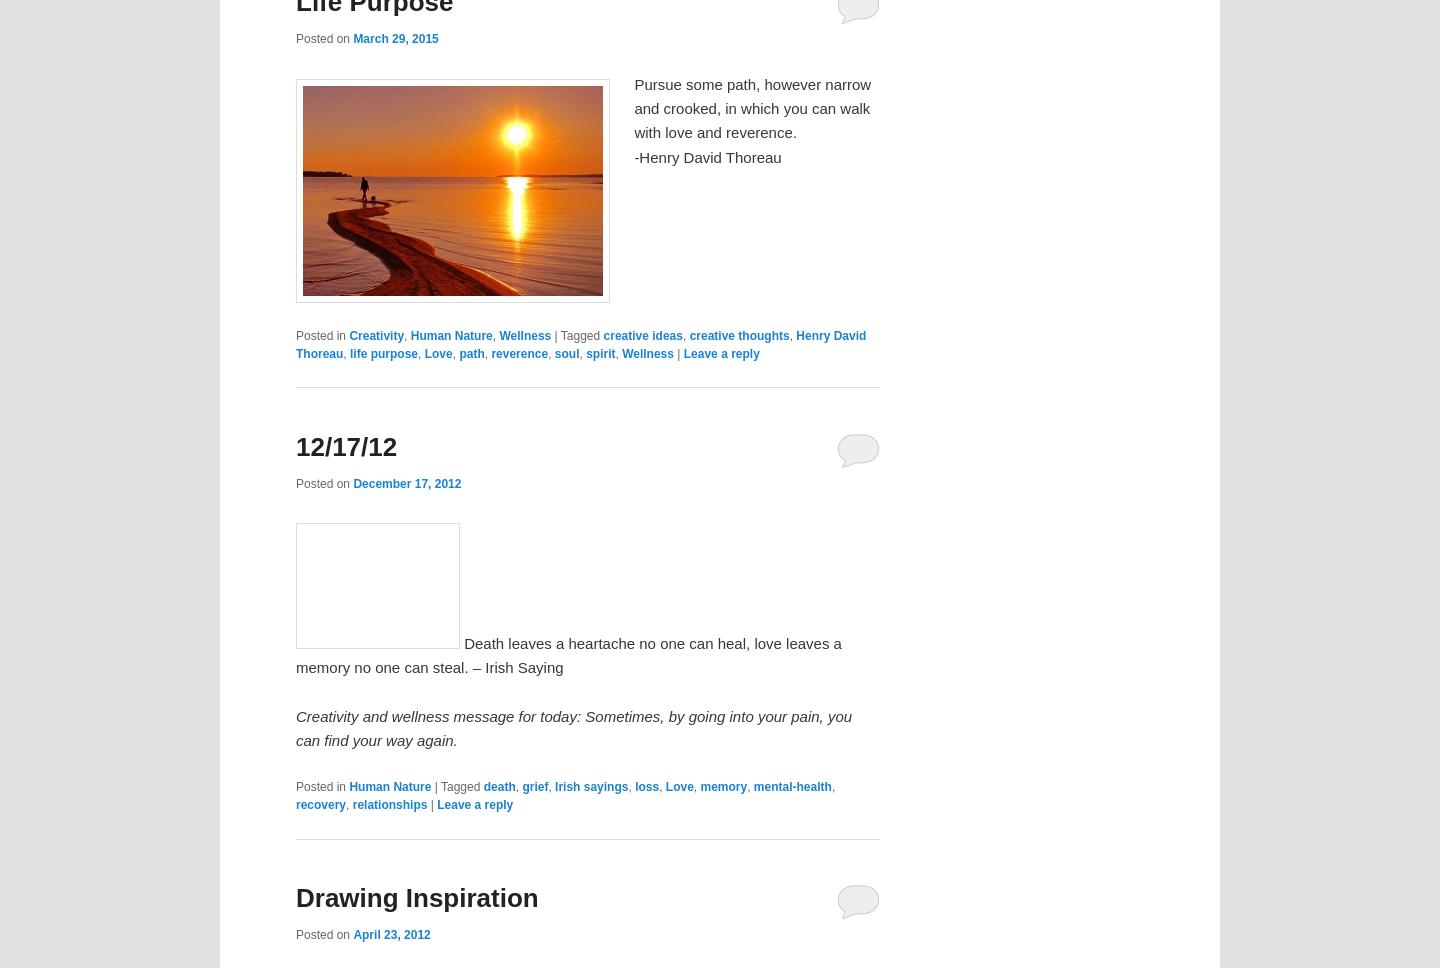 The image size is (1440, 968). I want to click on 'December 17, 2012', so click(405, 482).